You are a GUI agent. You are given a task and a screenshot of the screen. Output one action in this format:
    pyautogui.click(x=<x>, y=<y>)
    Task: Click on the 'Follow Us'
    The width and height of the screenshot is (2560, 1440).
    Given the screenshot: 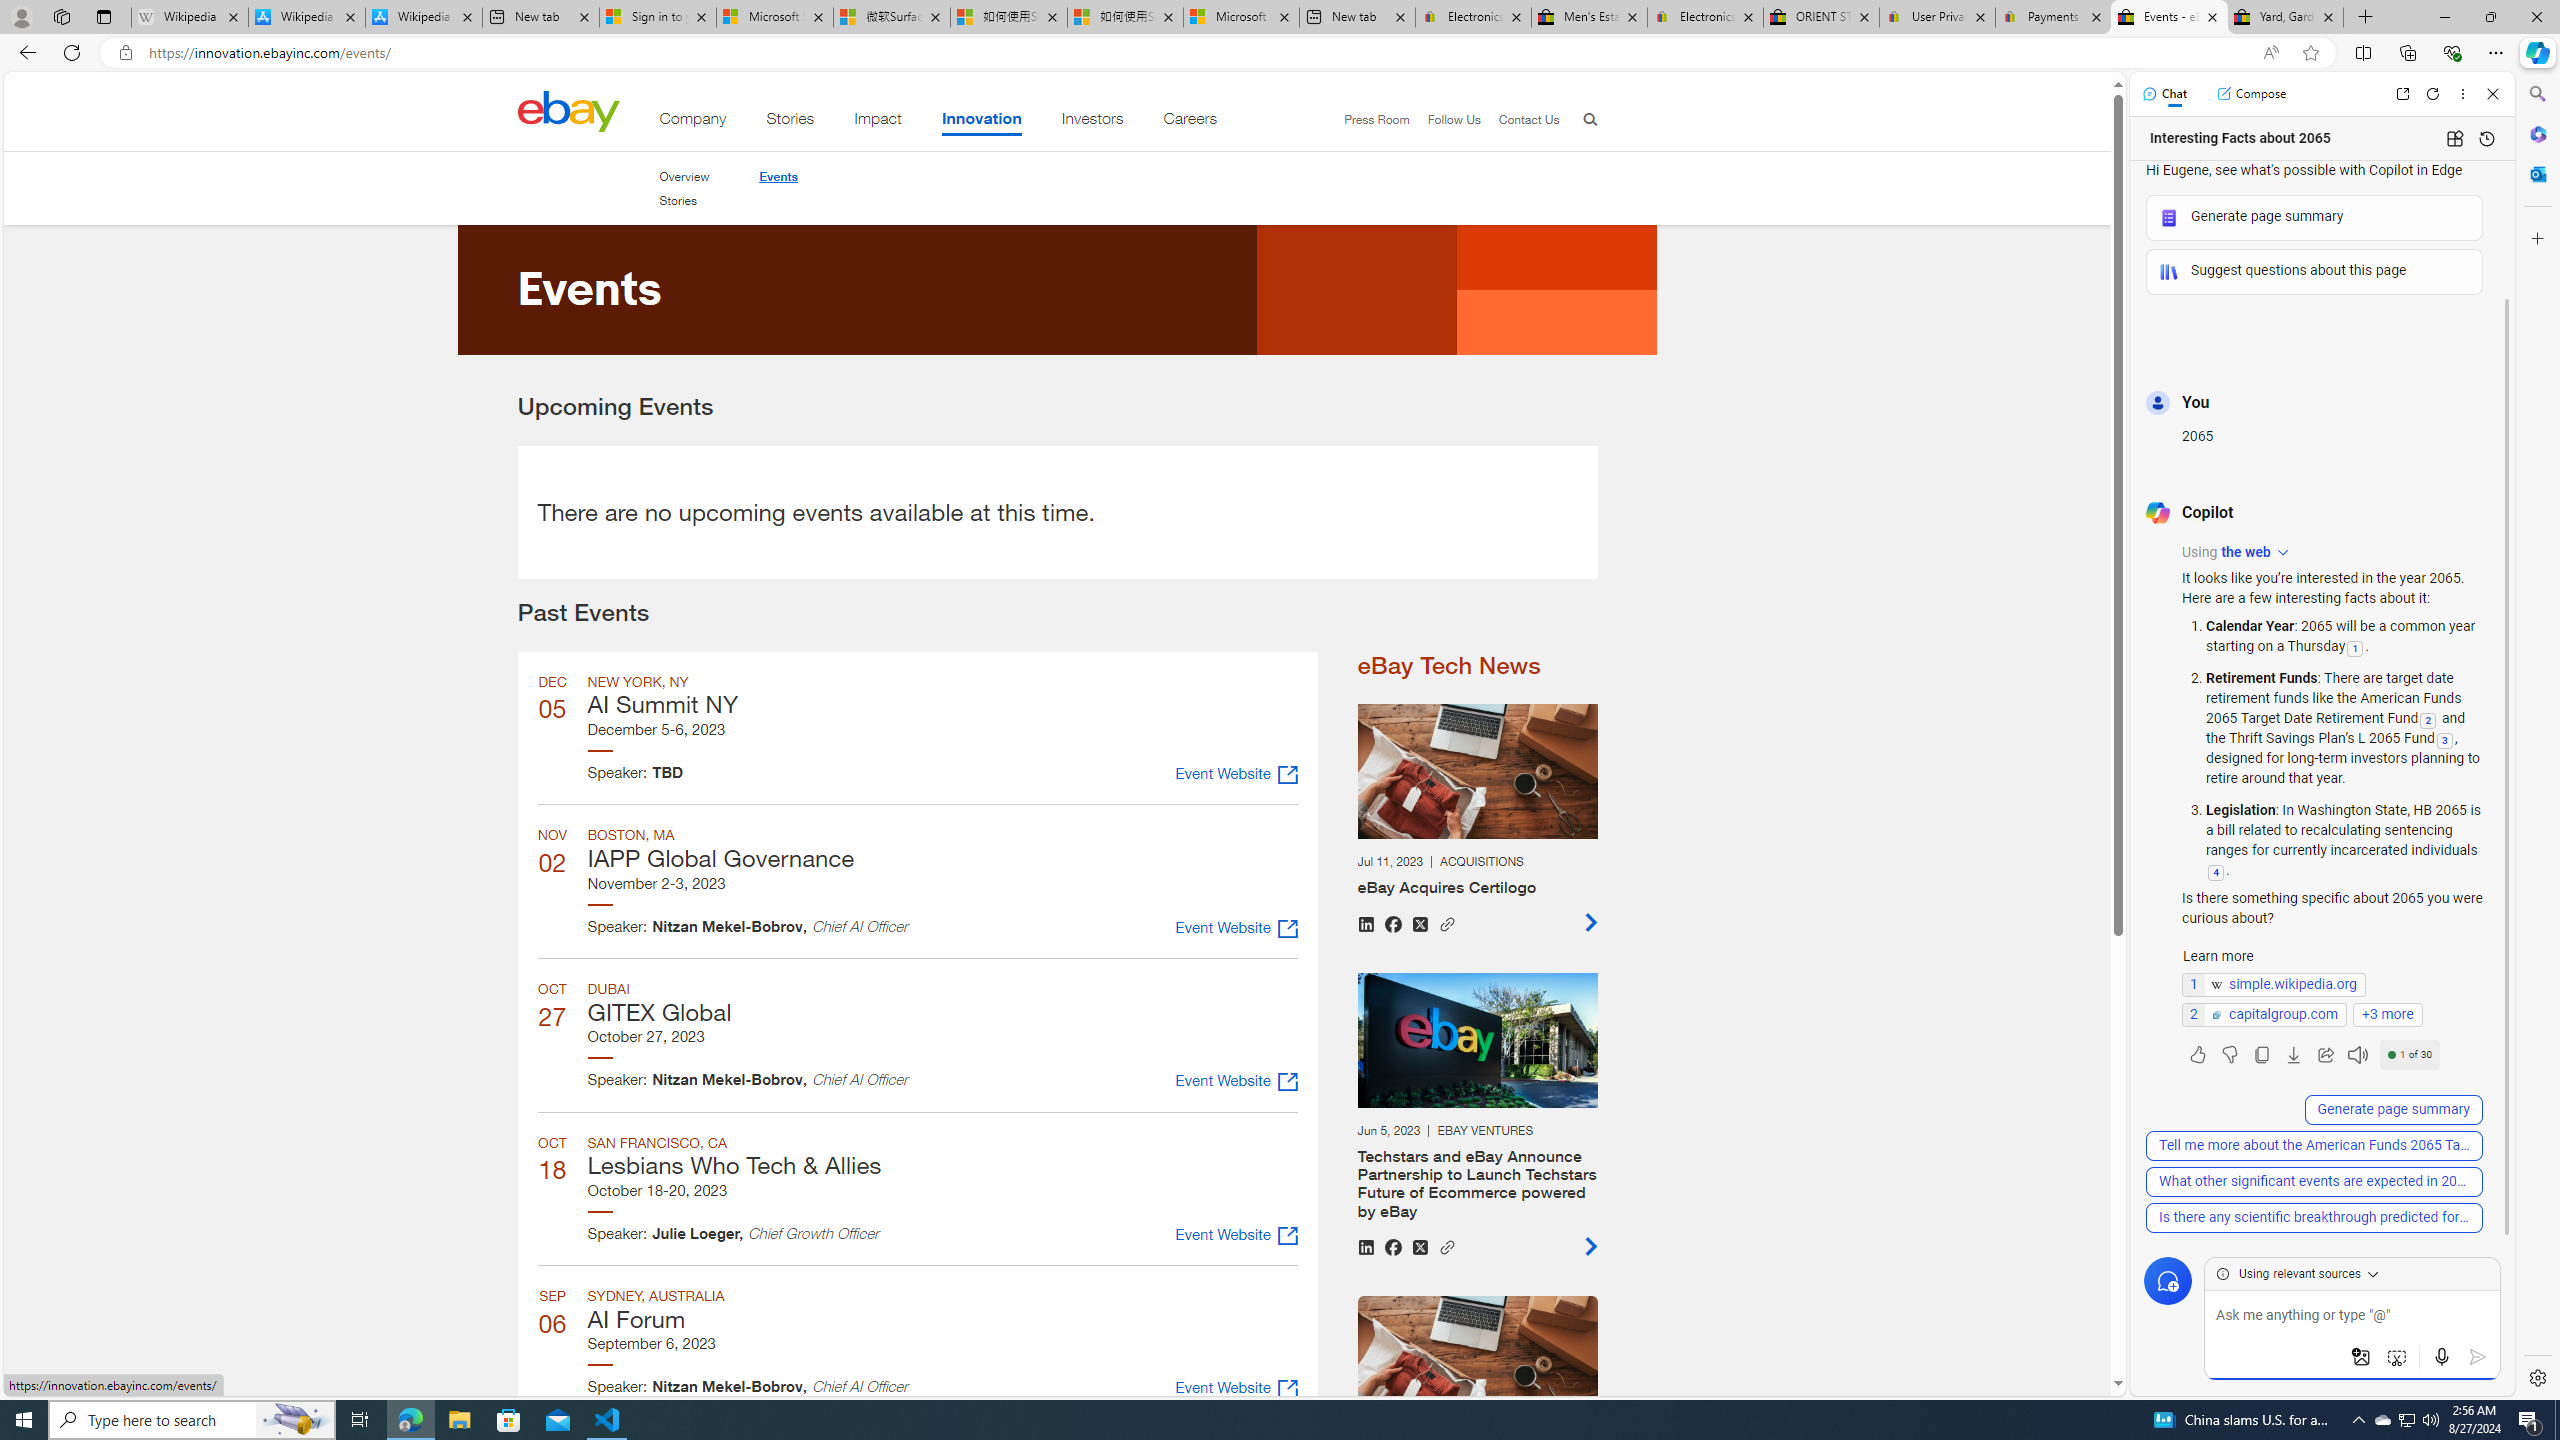 What is the action you would take?
    pyautogui.click(x=1444, y=119)
    